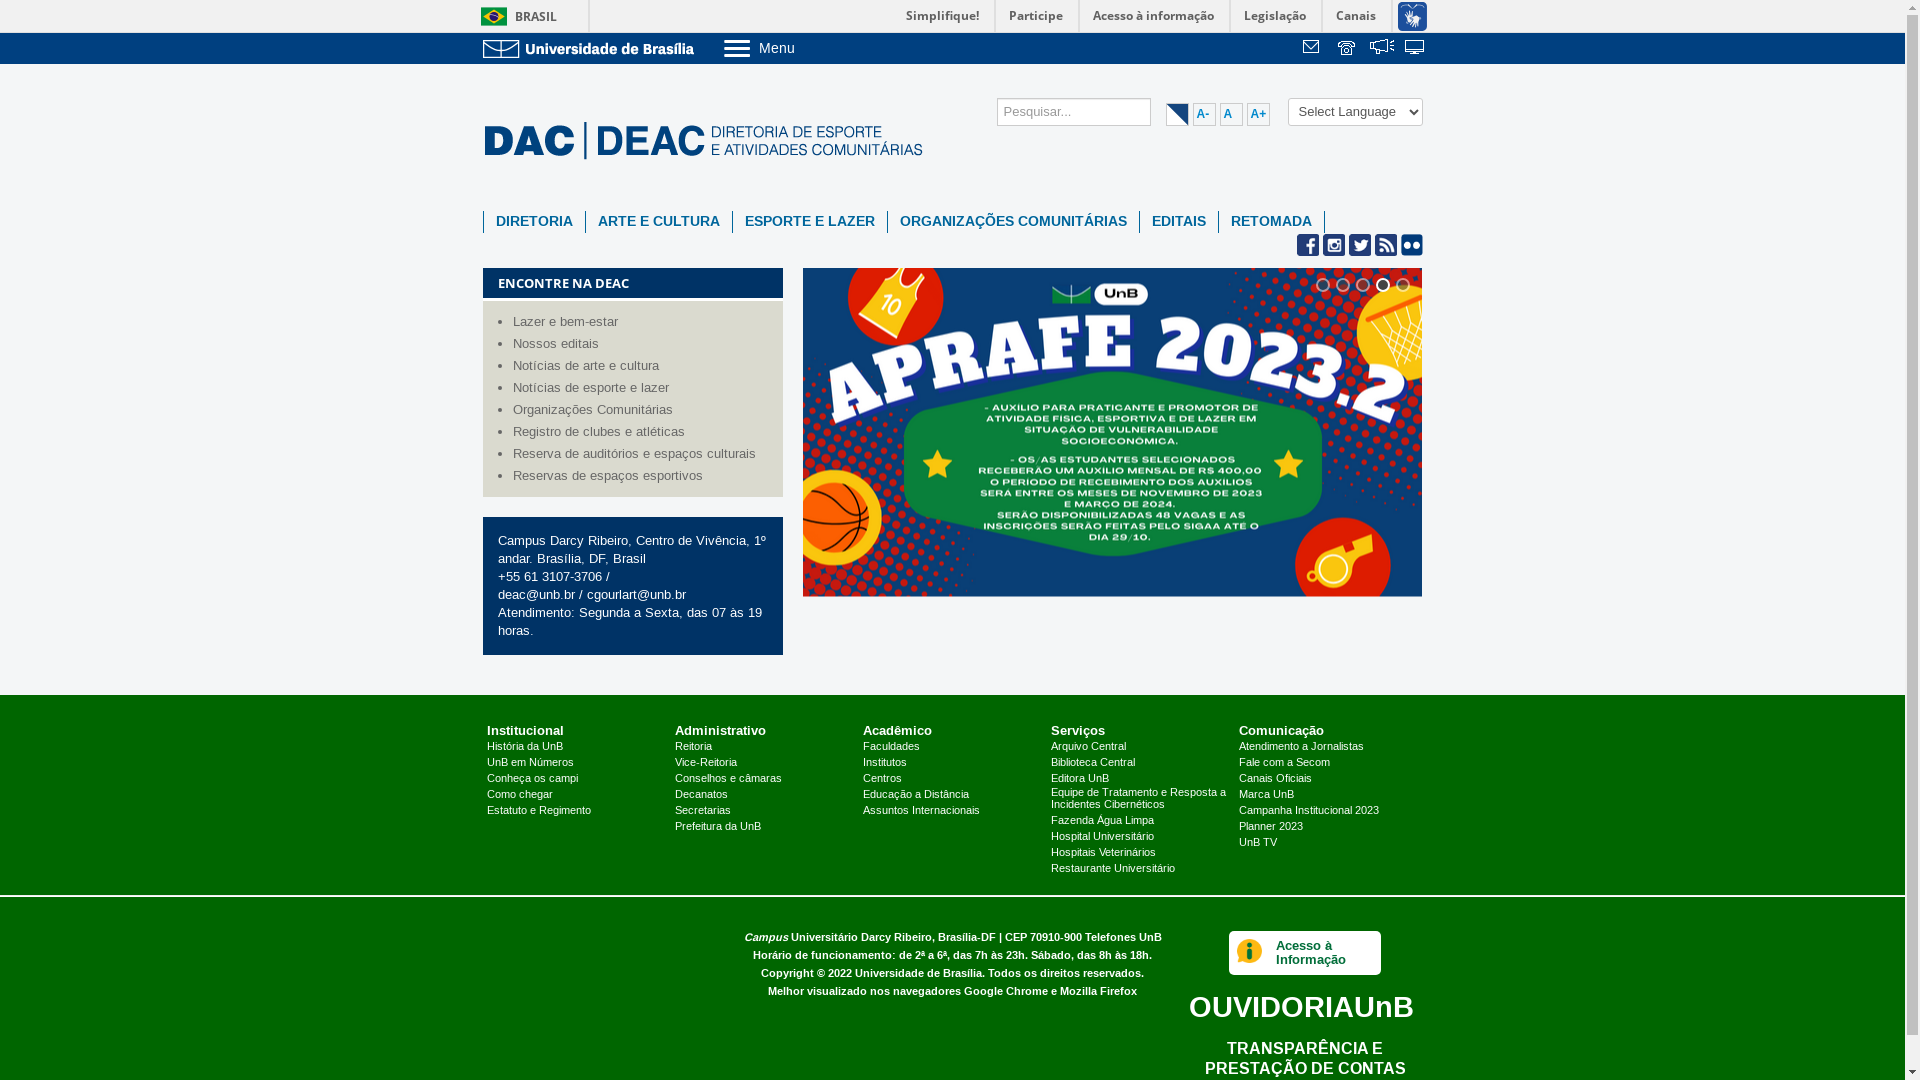  I want to click on 'Atendimento a Jornalistas', so click(1301, 747).